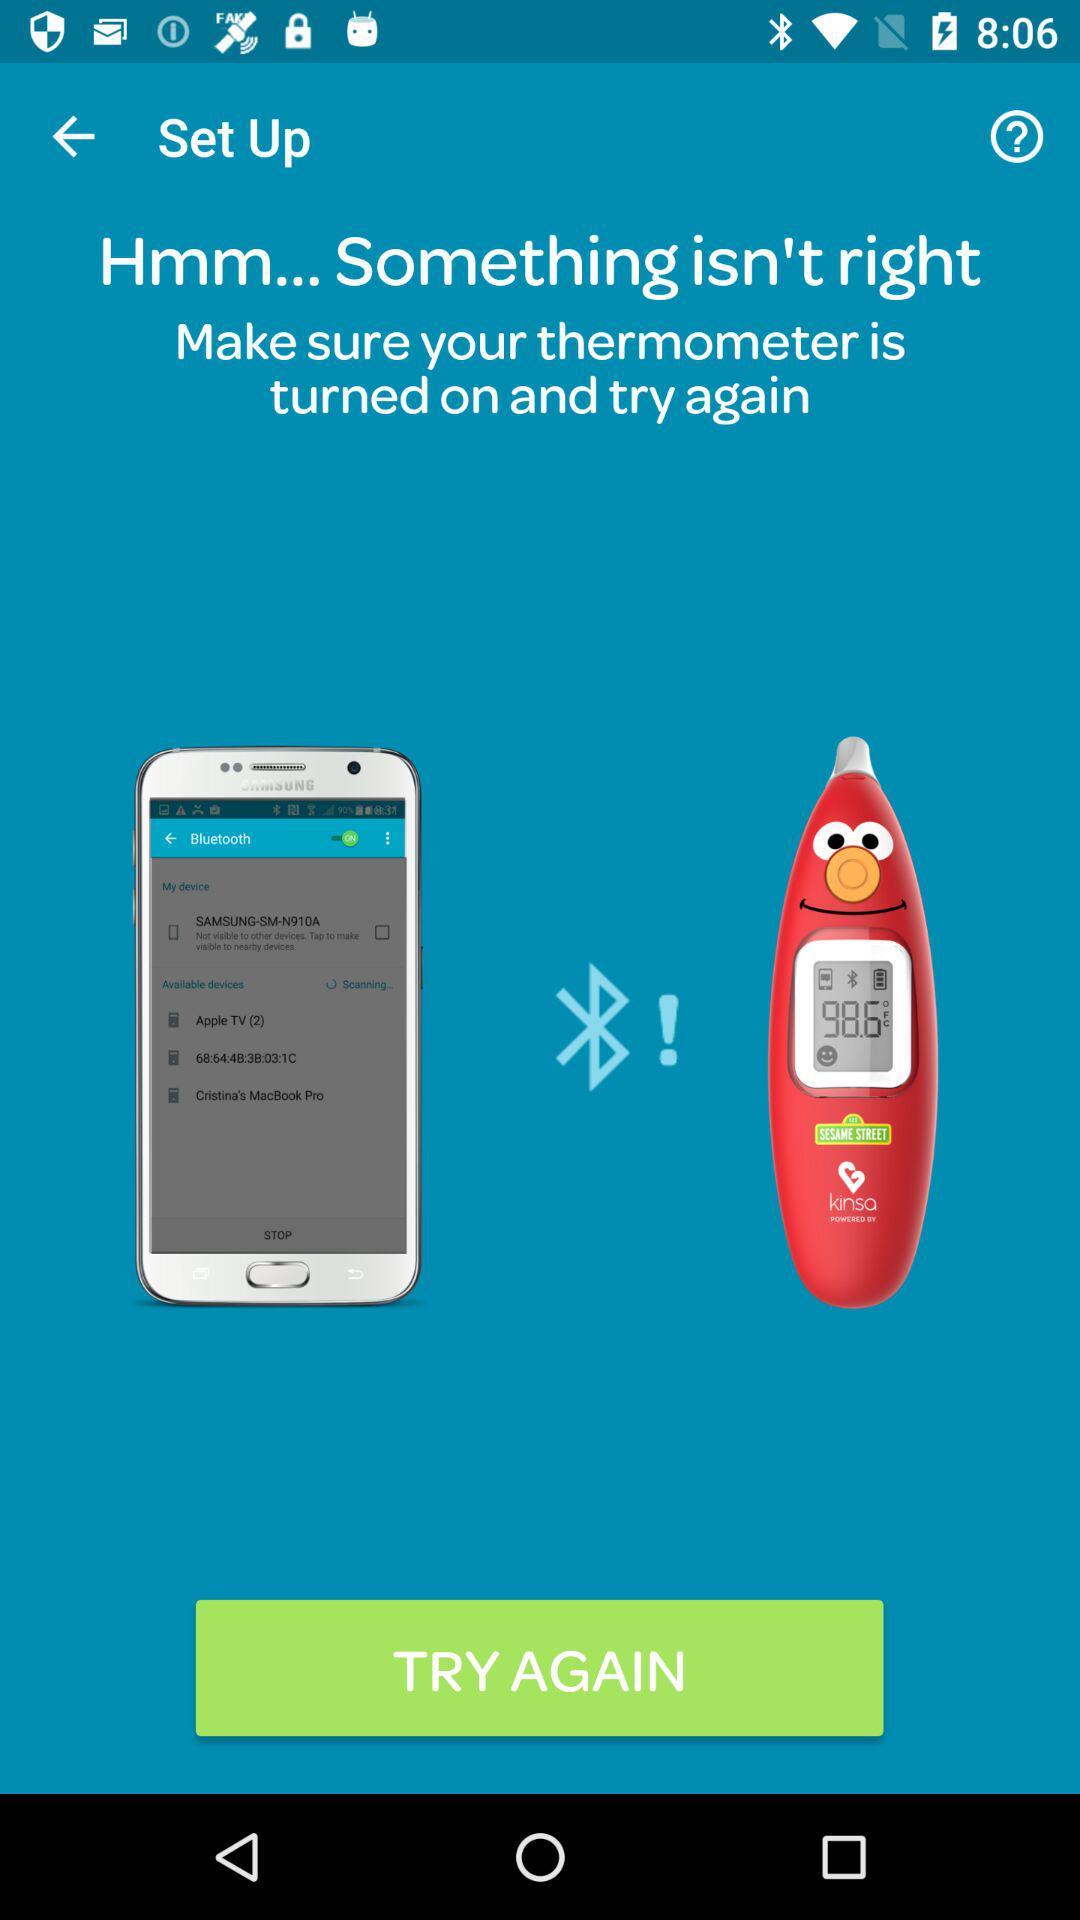 The width and height of the screenshot is (1080, 1920). Describe the element at coordinates (72, 135) in the screenshot. I see `go back` at that location.